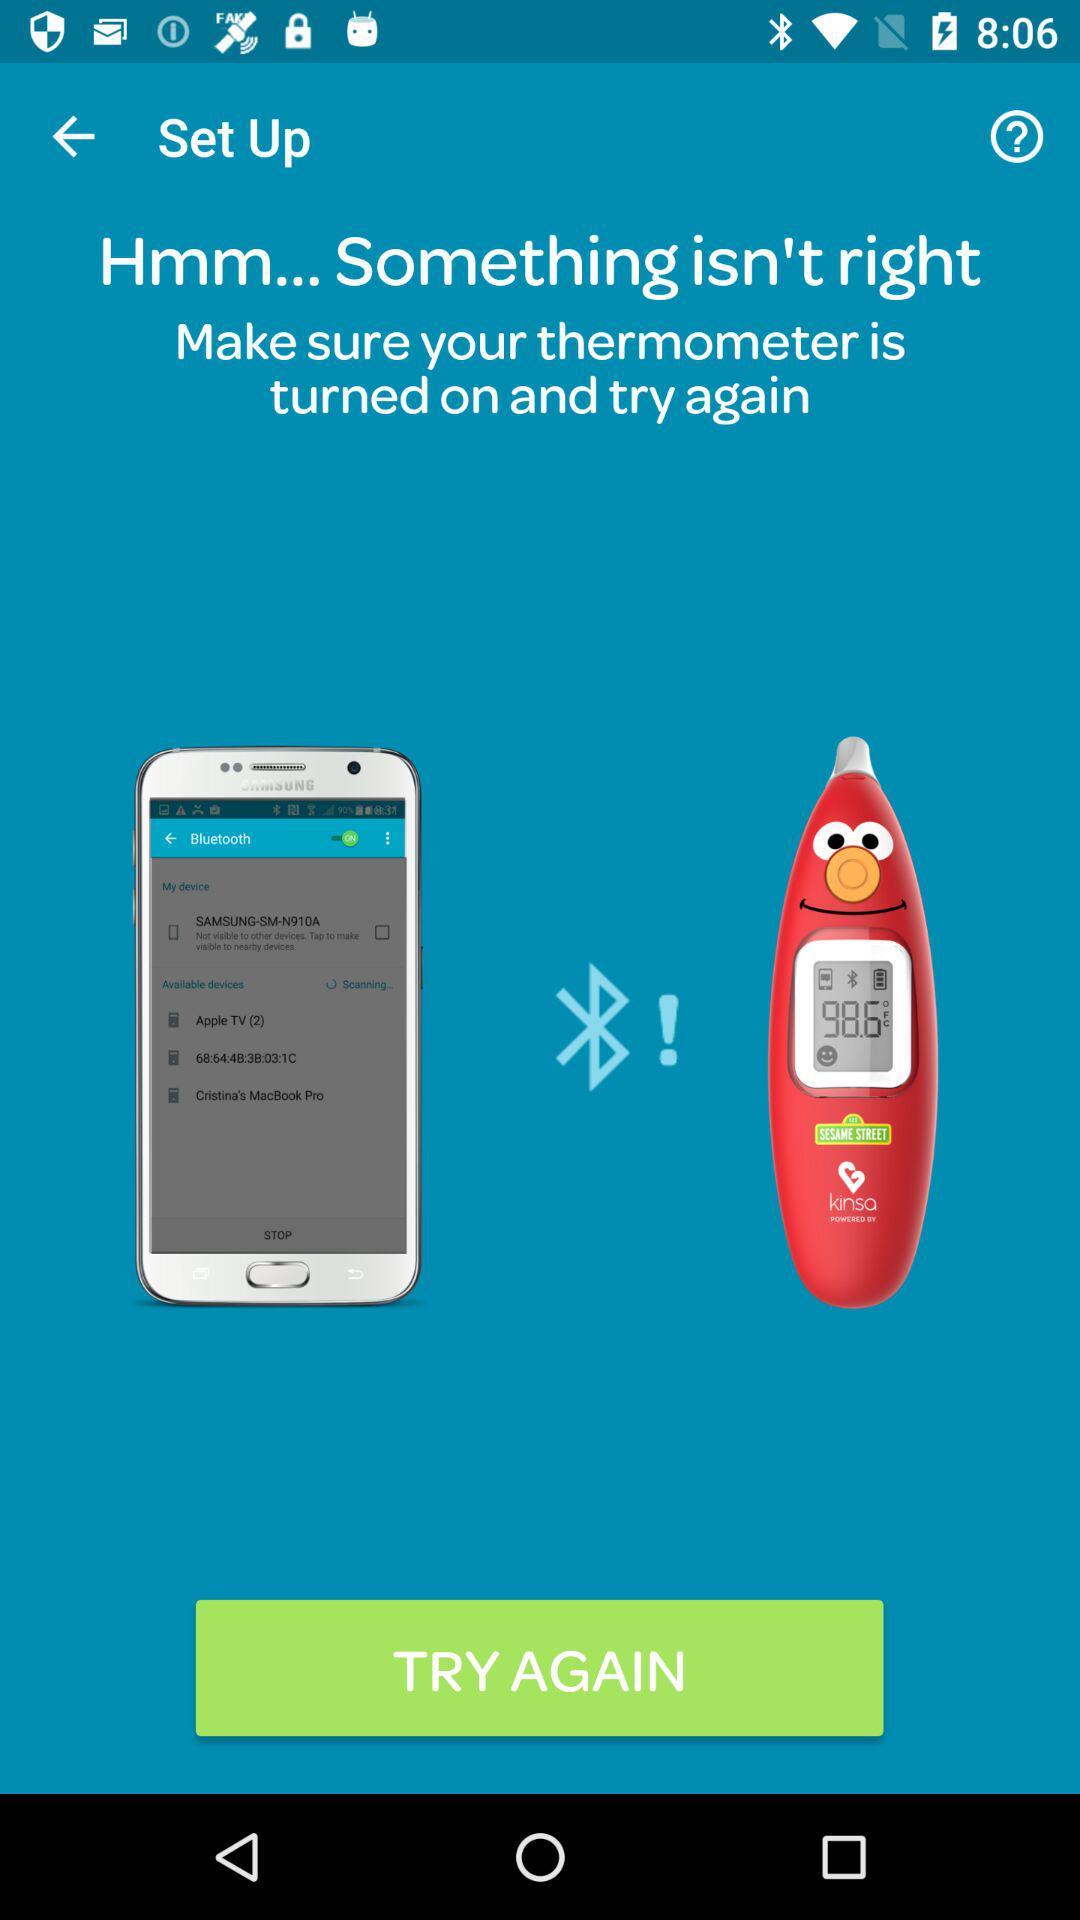 The width and height of the screenshot is (1080, 1920). Describe the element at coordinates (72, 135) in the screenshot. I see `go back` at that location.